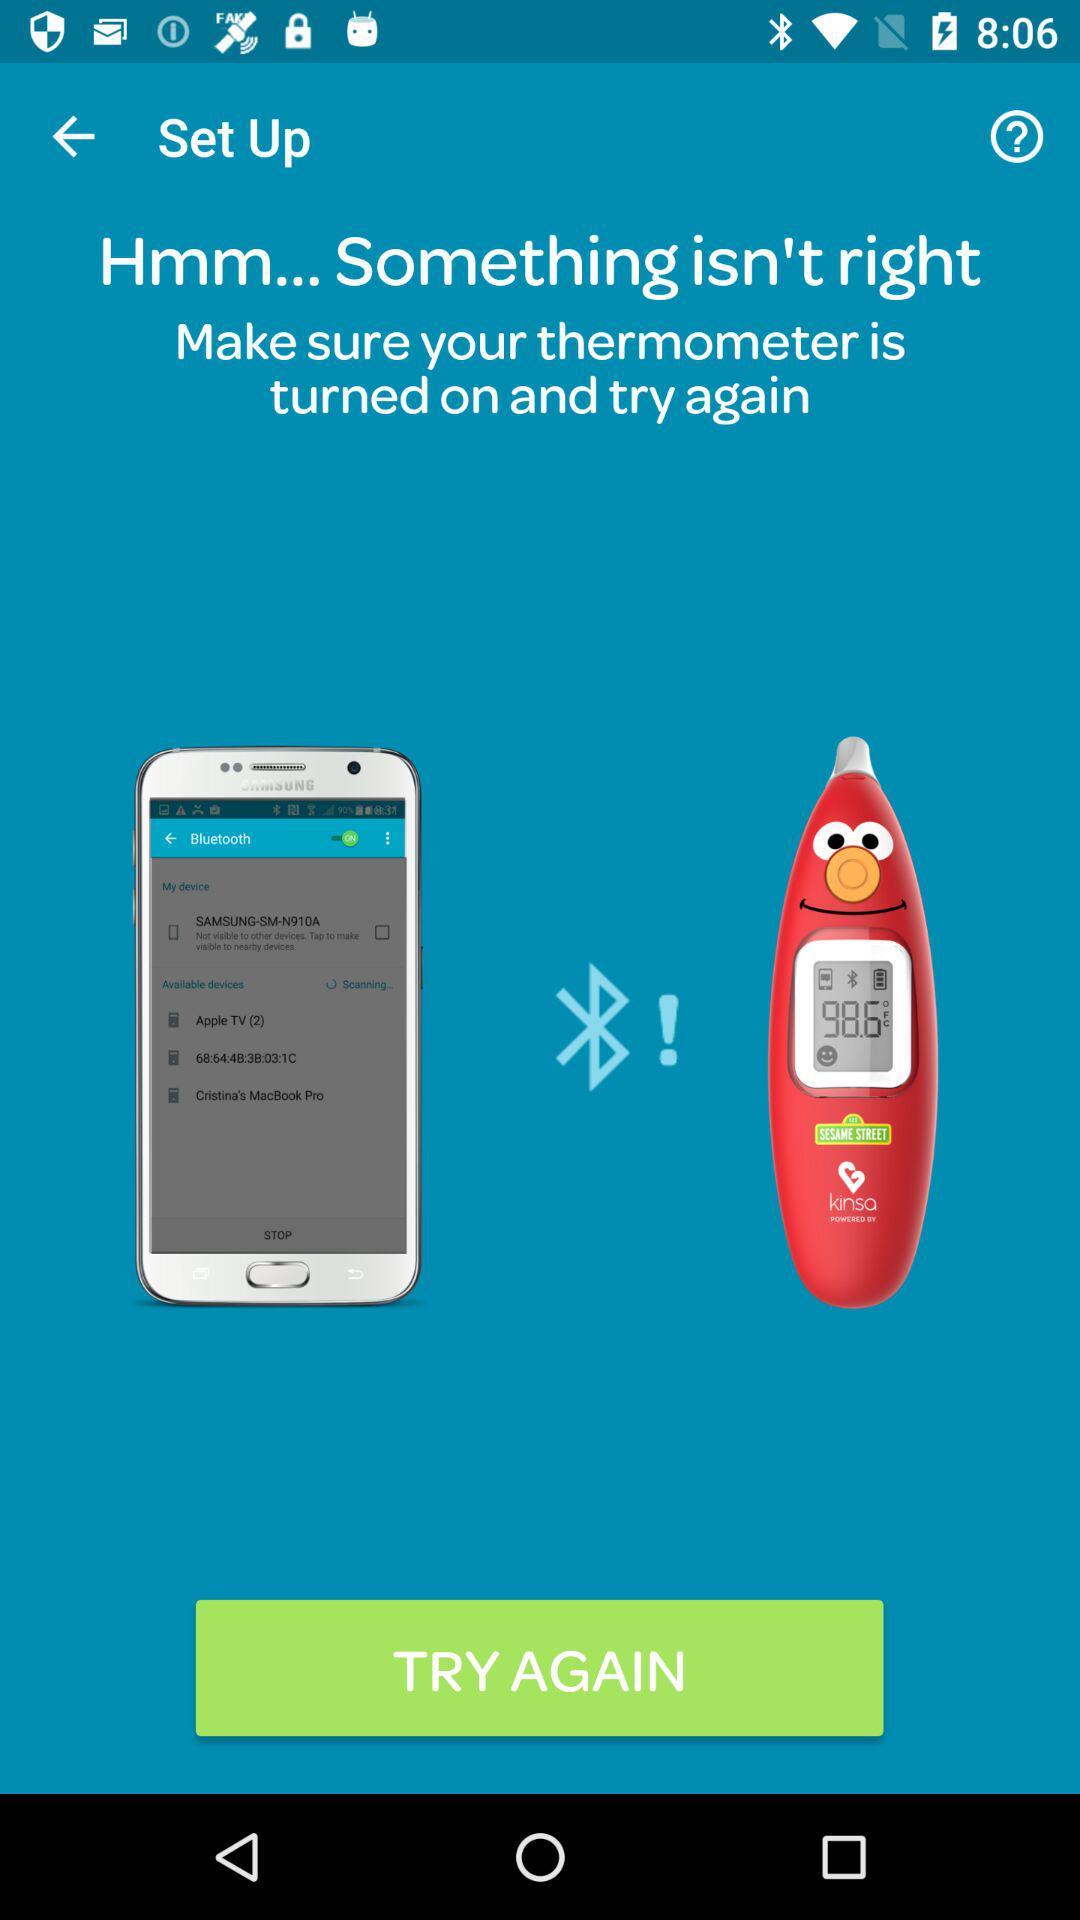 The width and height of the screenshot is (1080, 1920). Describe the element at coordinates (72, 135) in the screenshot. I see `go back` at that location.